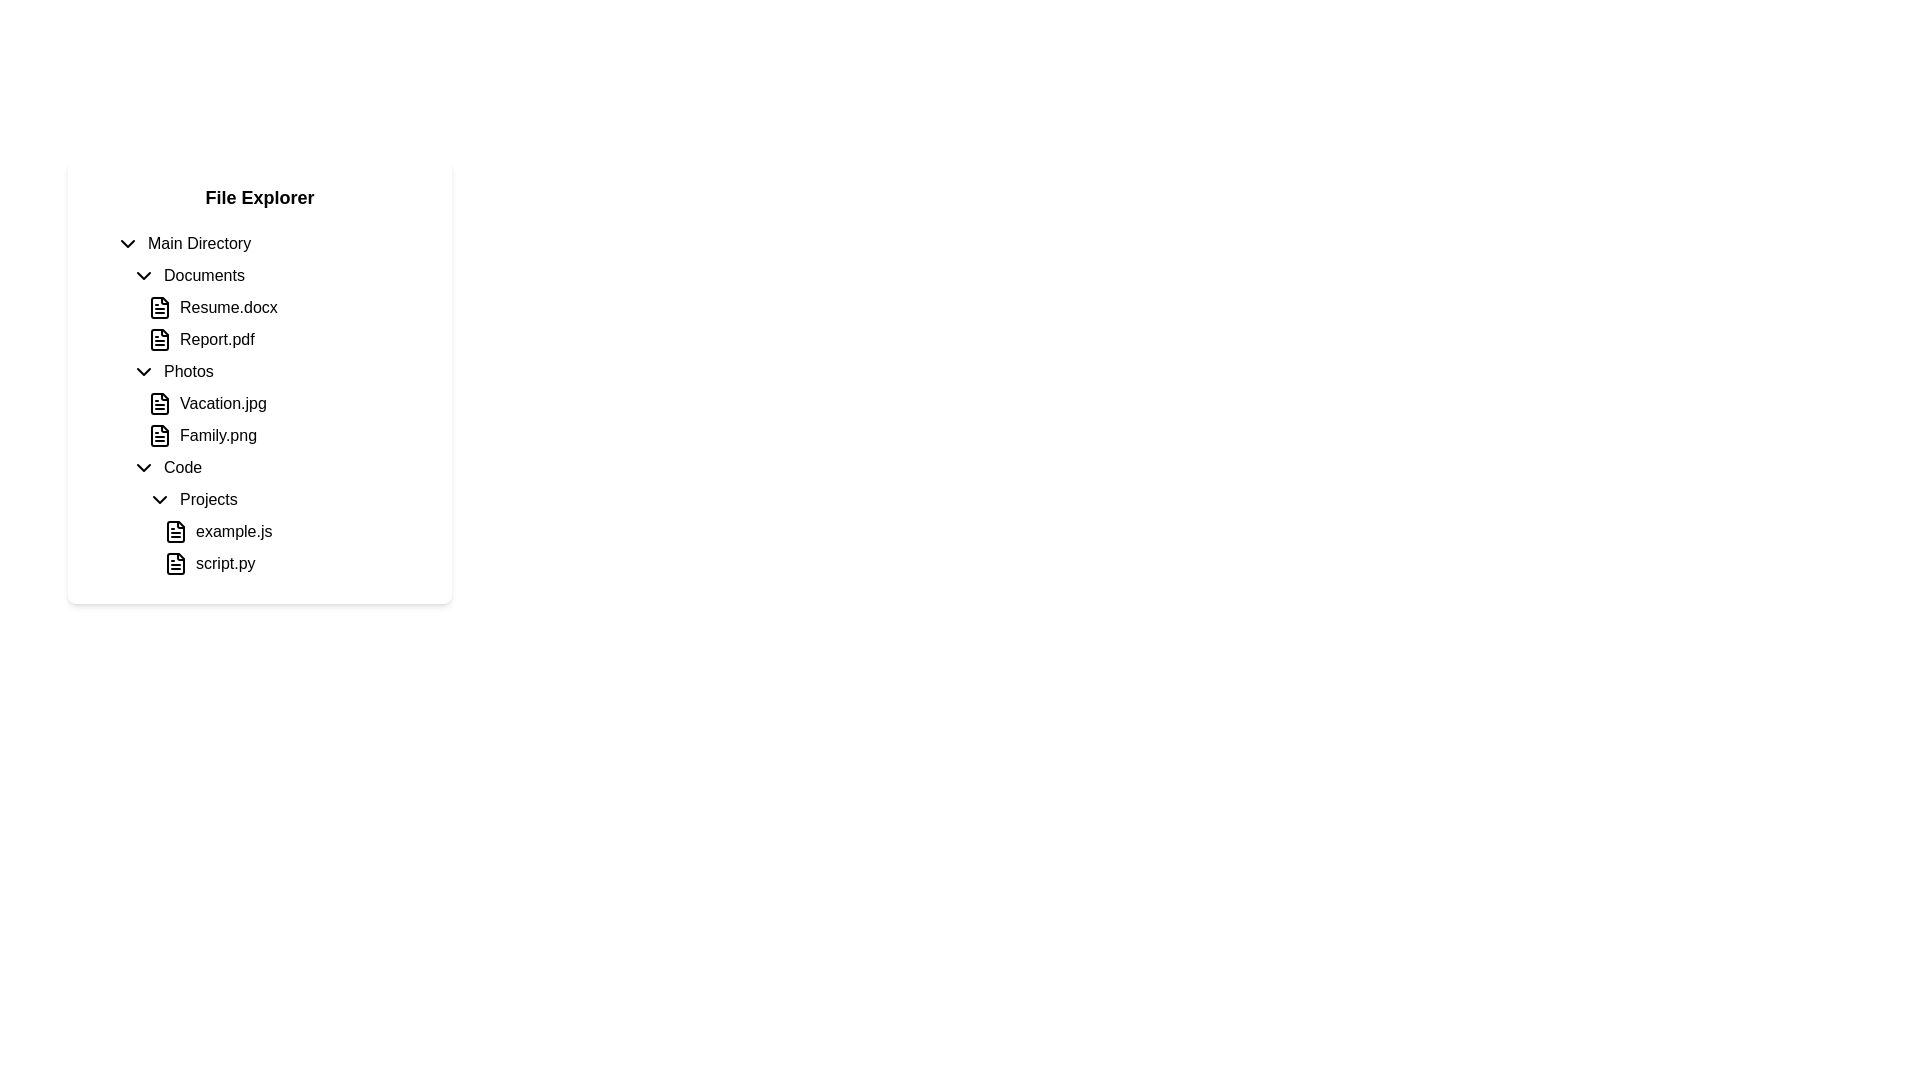 The image size is (1920, 1080). What do you see at coordinates (143, 467) in the screenshot?
I see `the collapsible section icon located in front of the 'Code' label` at bounding box center [143, 467].